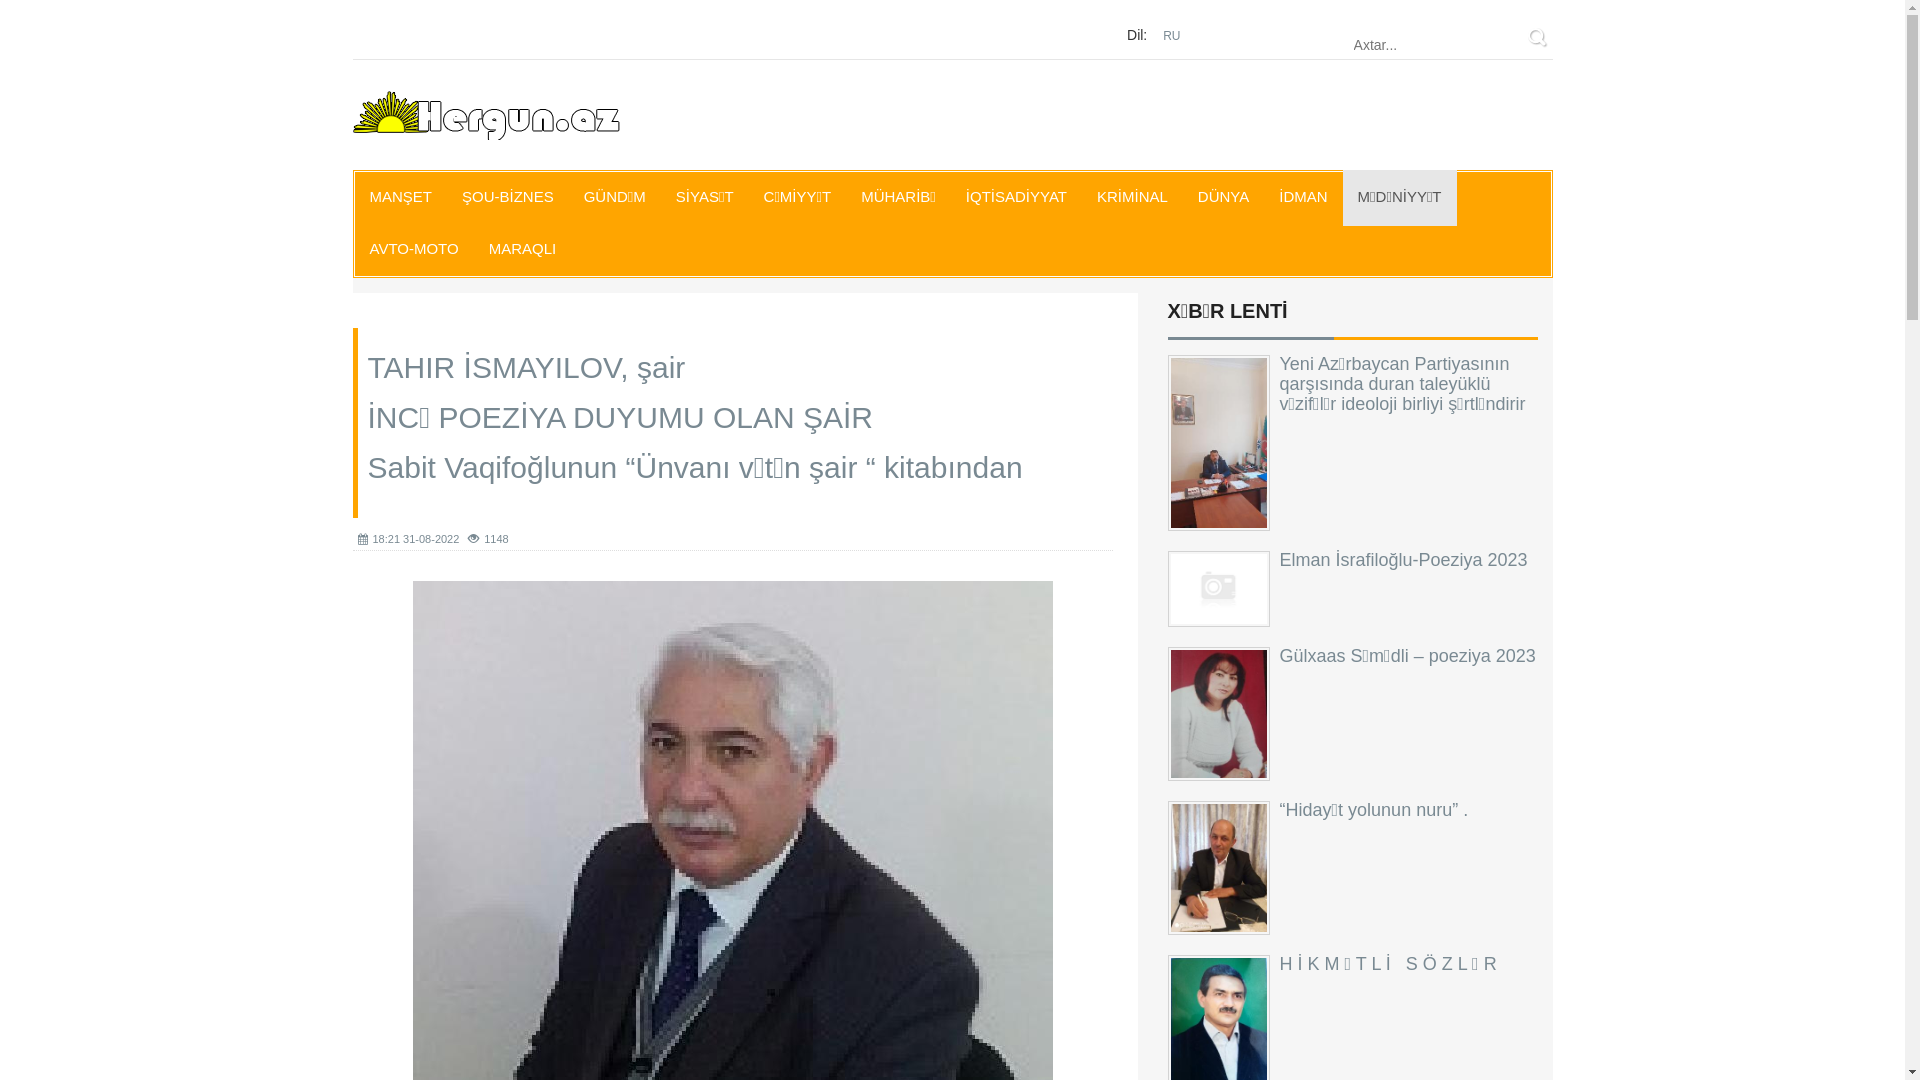  I want to click on 'RU', so click(1171, 36).